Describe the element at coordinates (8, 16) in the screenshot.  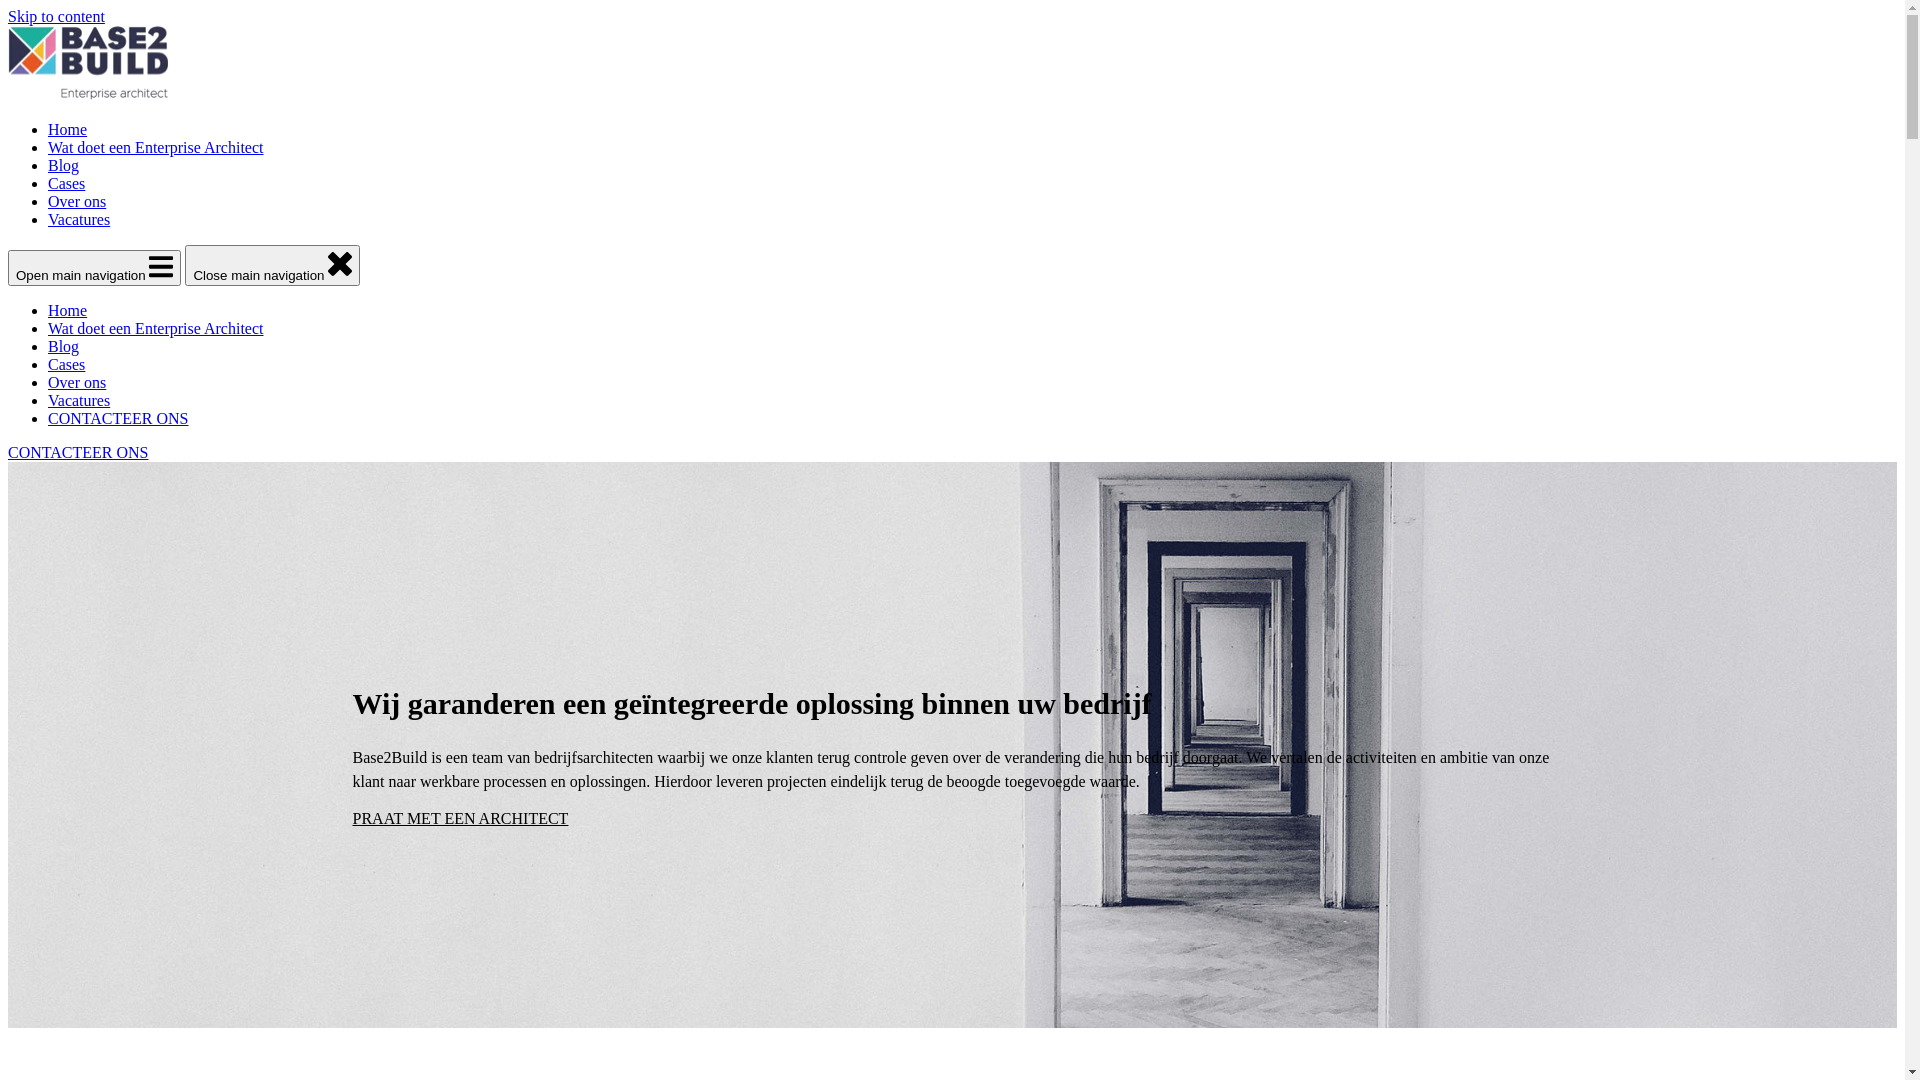
I see `'Skip to content'` at that location.